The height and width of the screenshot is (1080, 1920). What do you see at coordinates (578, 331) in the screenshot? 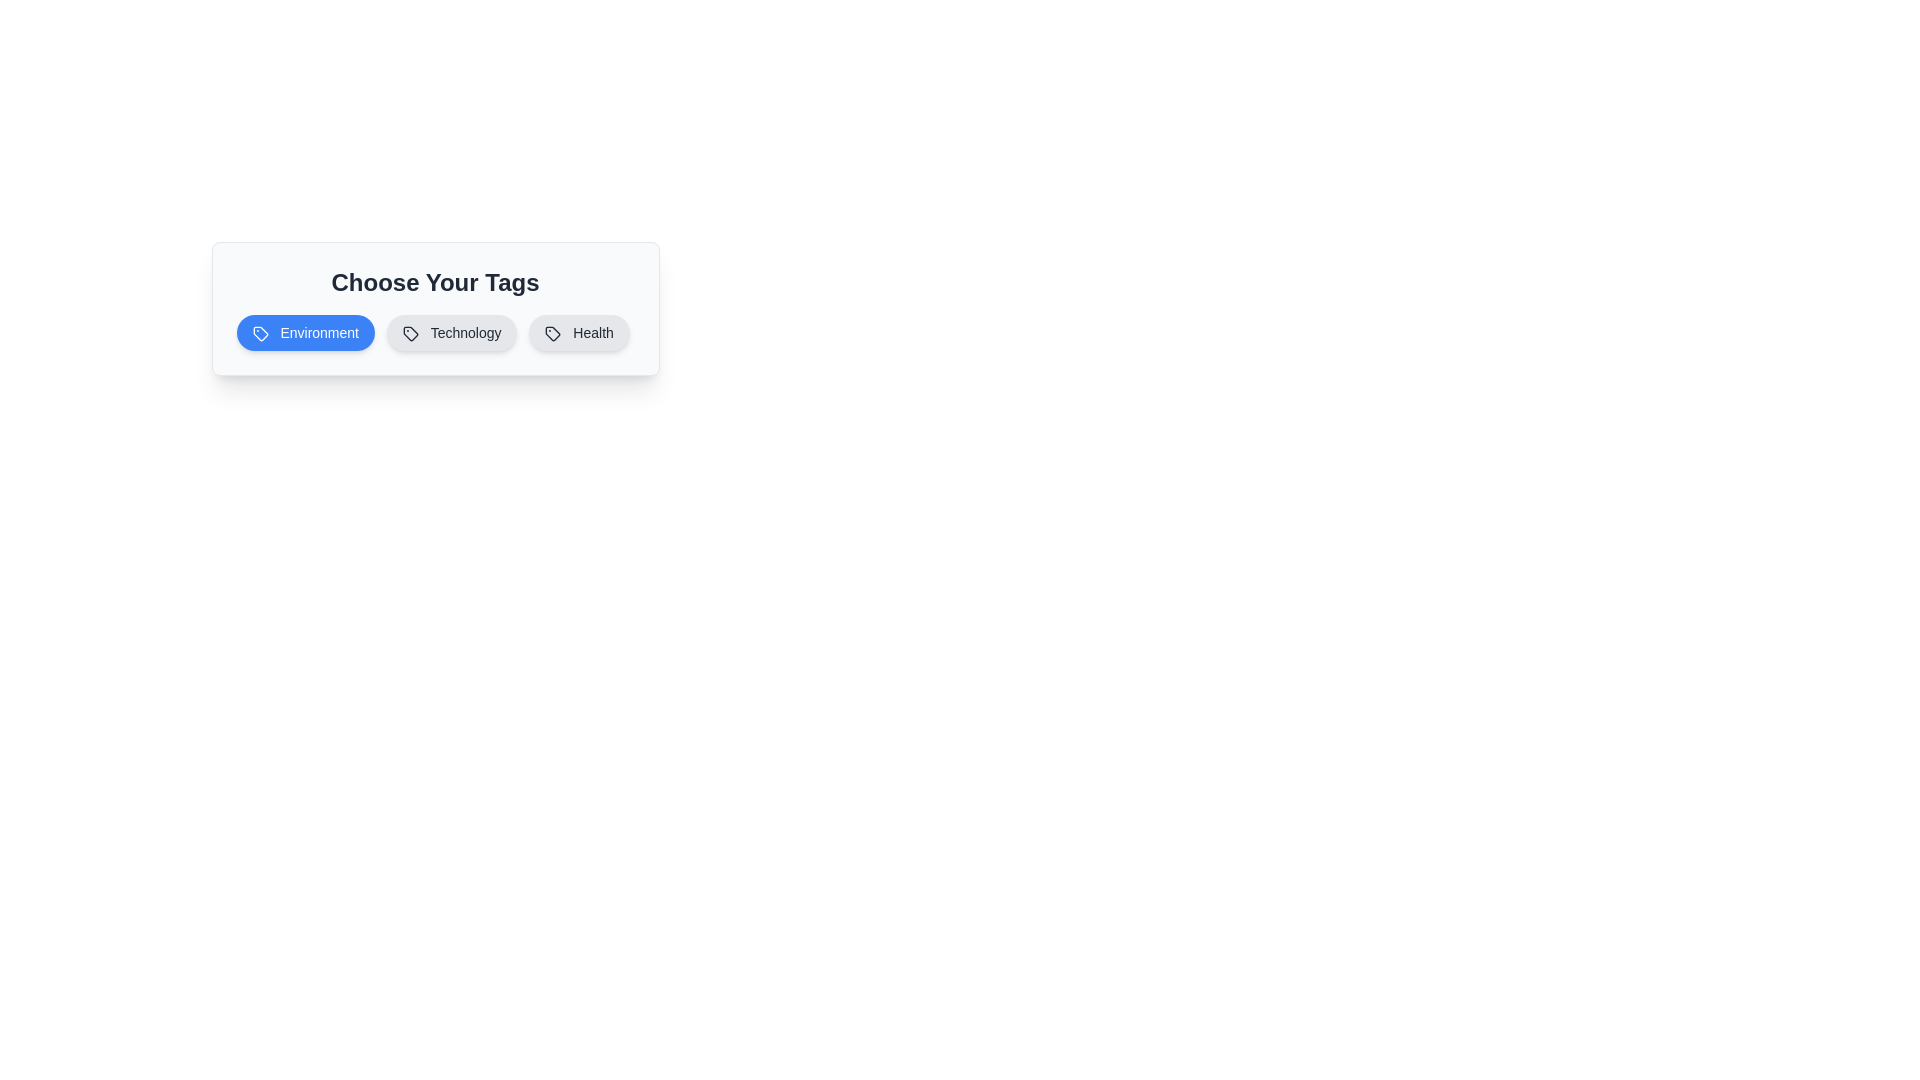
I see `the 'Health' tag button to toggle its state` at bounding box center [578, 331].